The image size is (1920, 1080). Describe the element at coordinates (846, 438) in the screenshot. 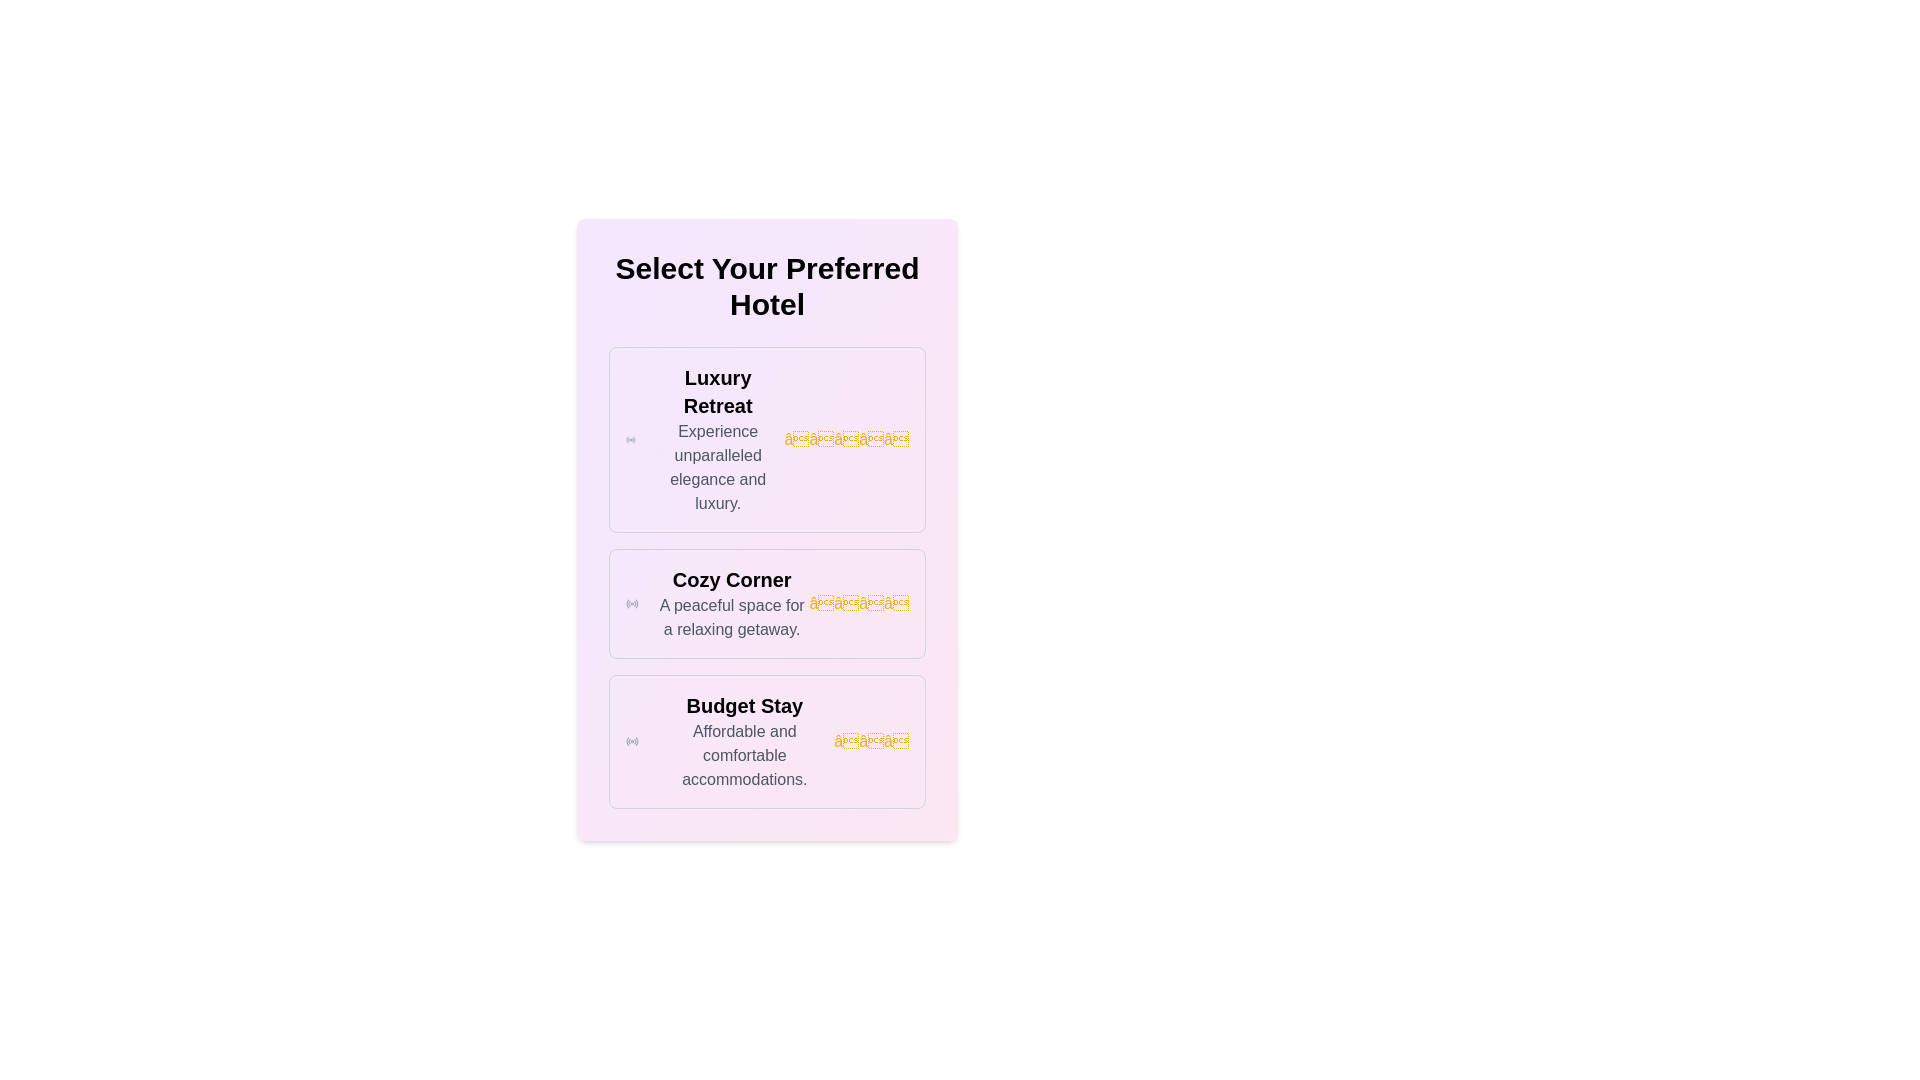

I see `the Rating Display (Text-based Stars) for the 'Luxury Retreat' option` at that location.